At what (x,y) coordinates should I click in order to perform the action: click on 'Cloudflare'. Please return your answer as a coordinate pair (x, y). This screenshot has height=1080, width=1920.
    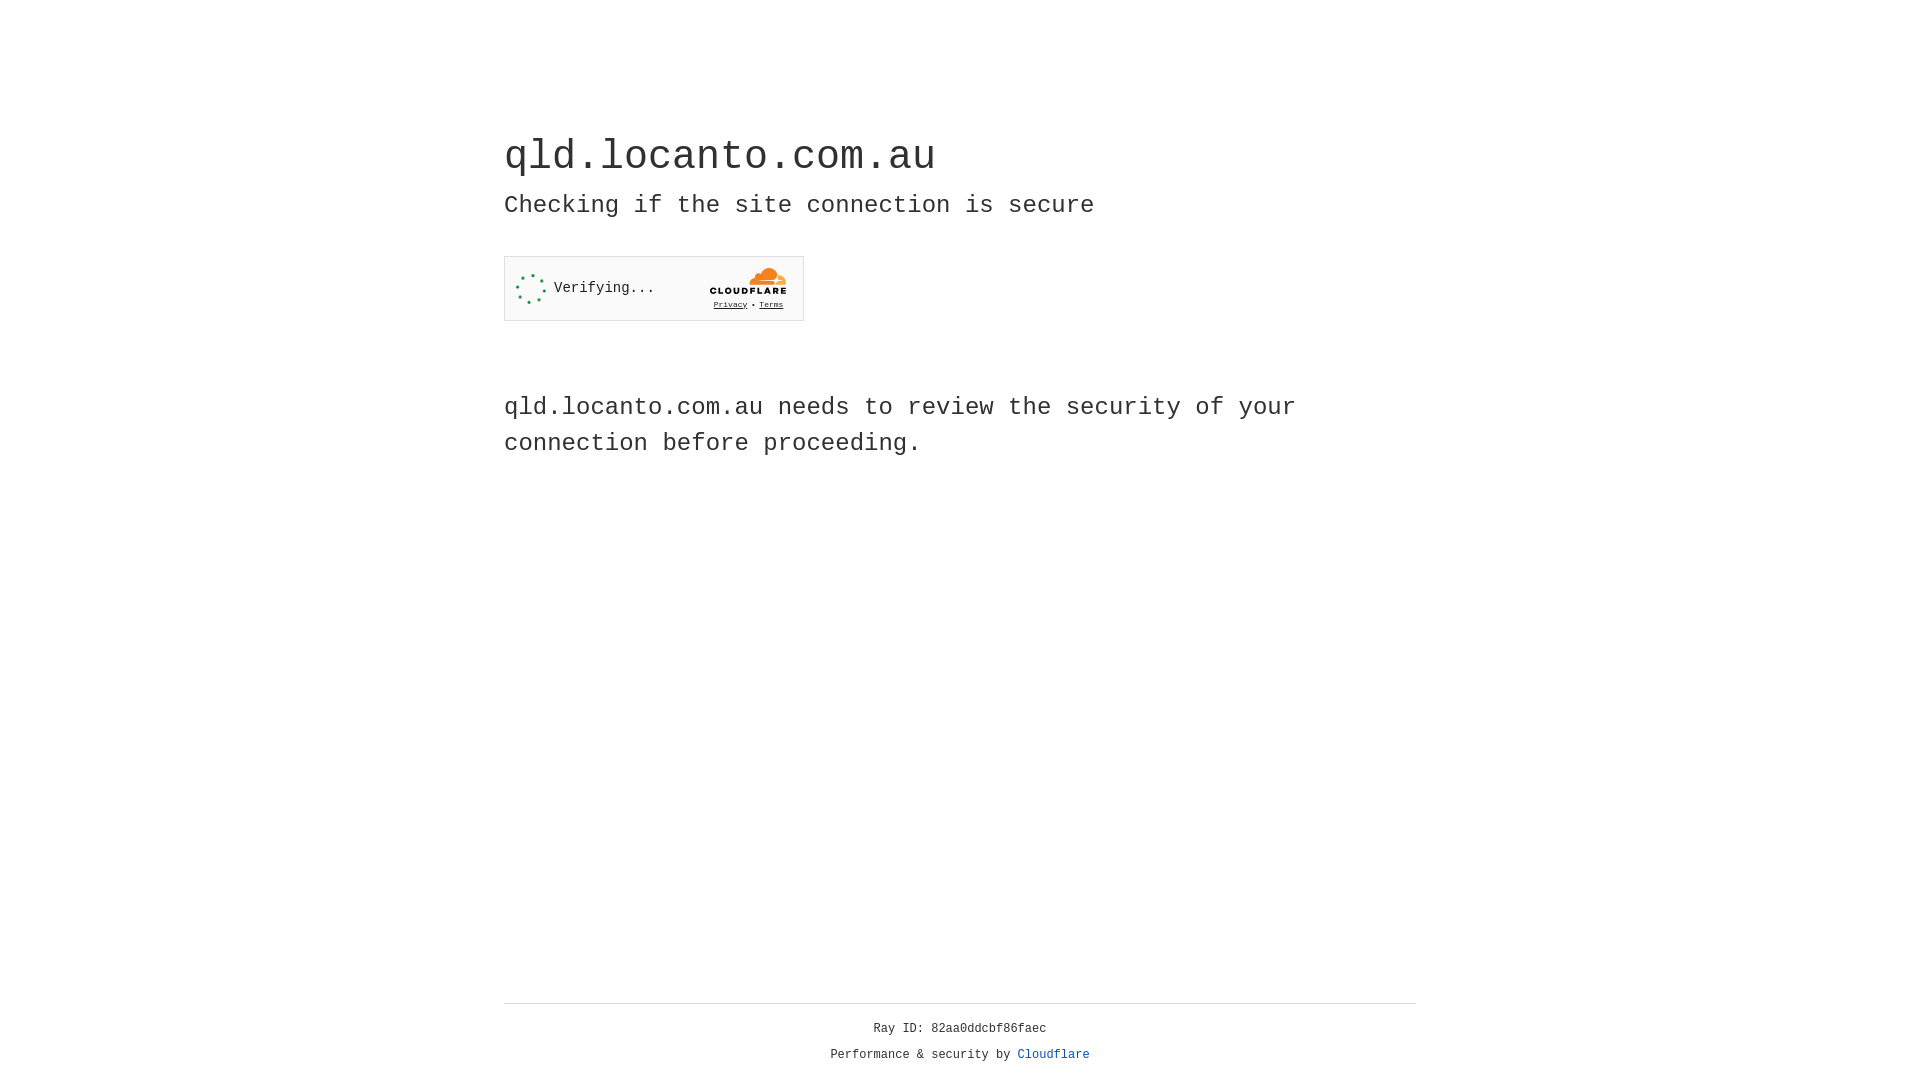
    Looking at the image, I should click on (1017, 1054).